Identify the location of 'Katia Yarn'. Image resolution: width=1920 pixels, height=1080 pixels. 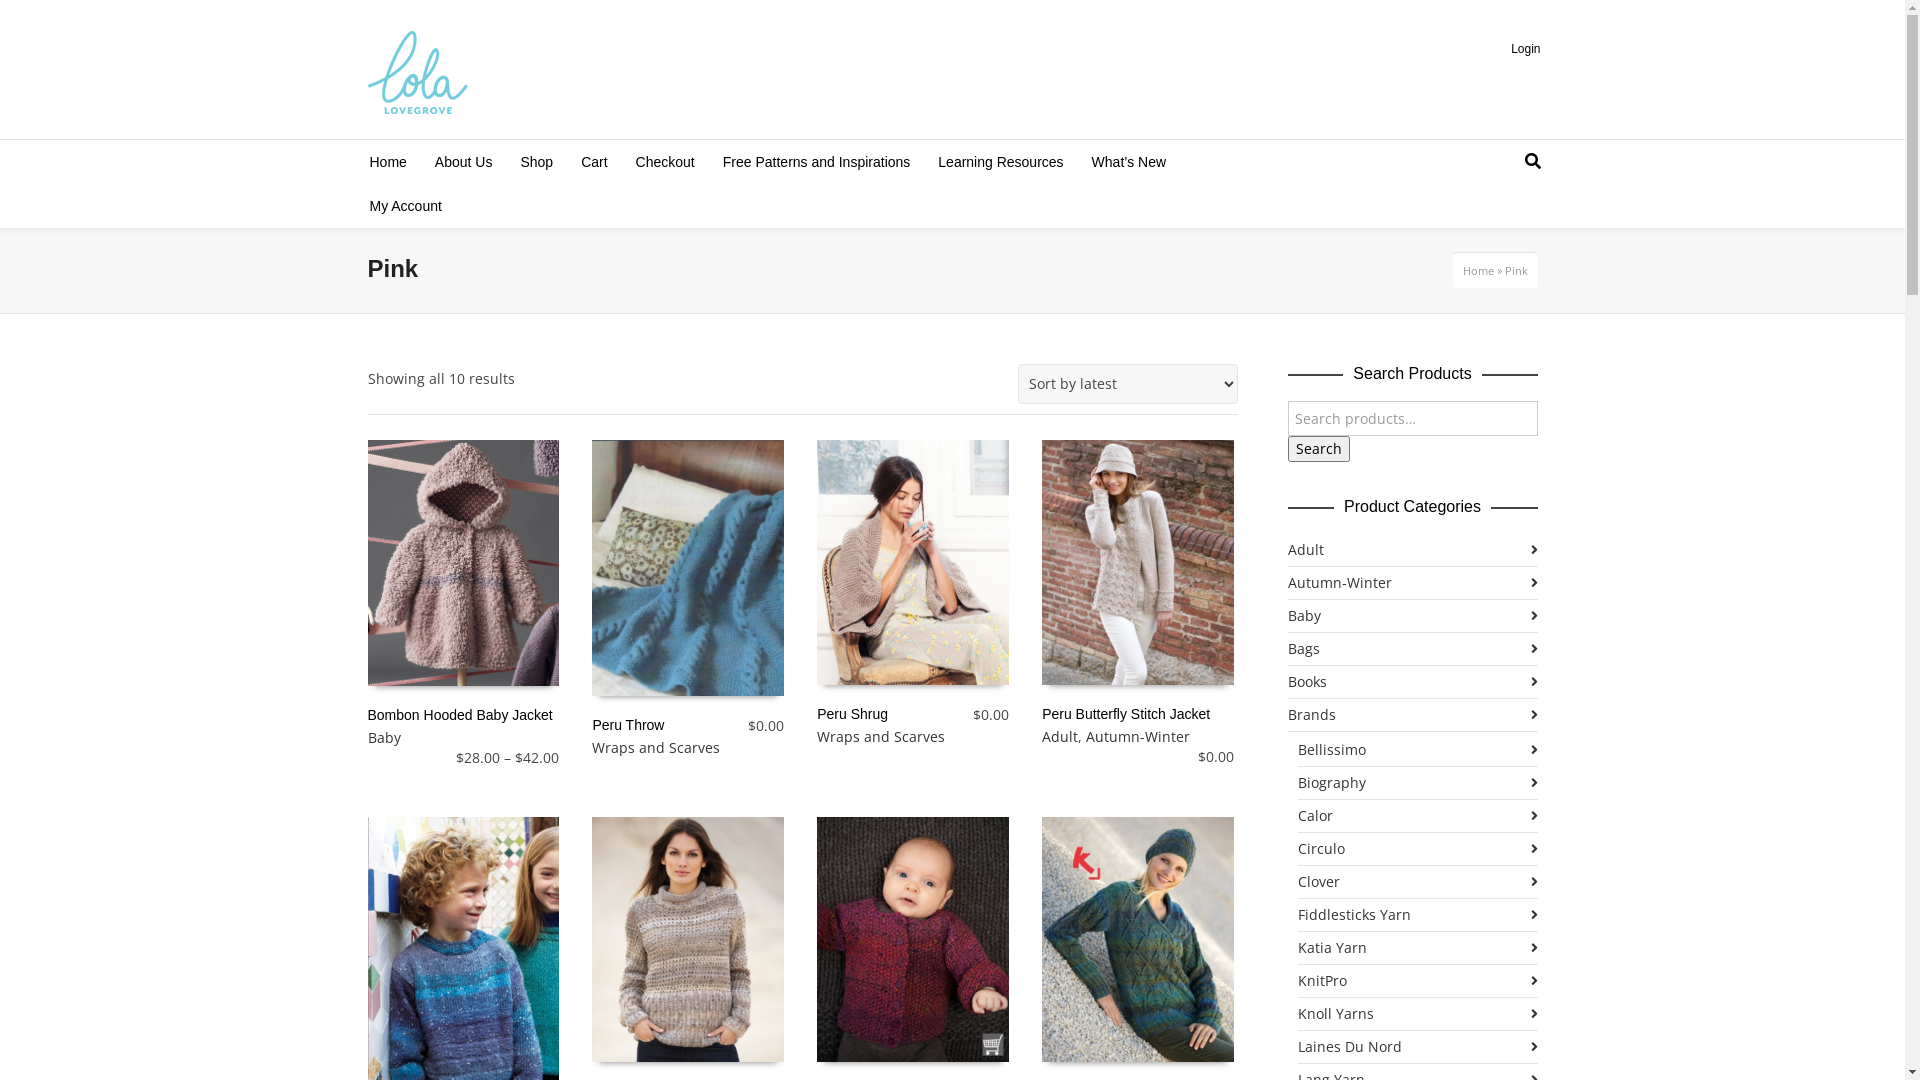
(1416, 947).